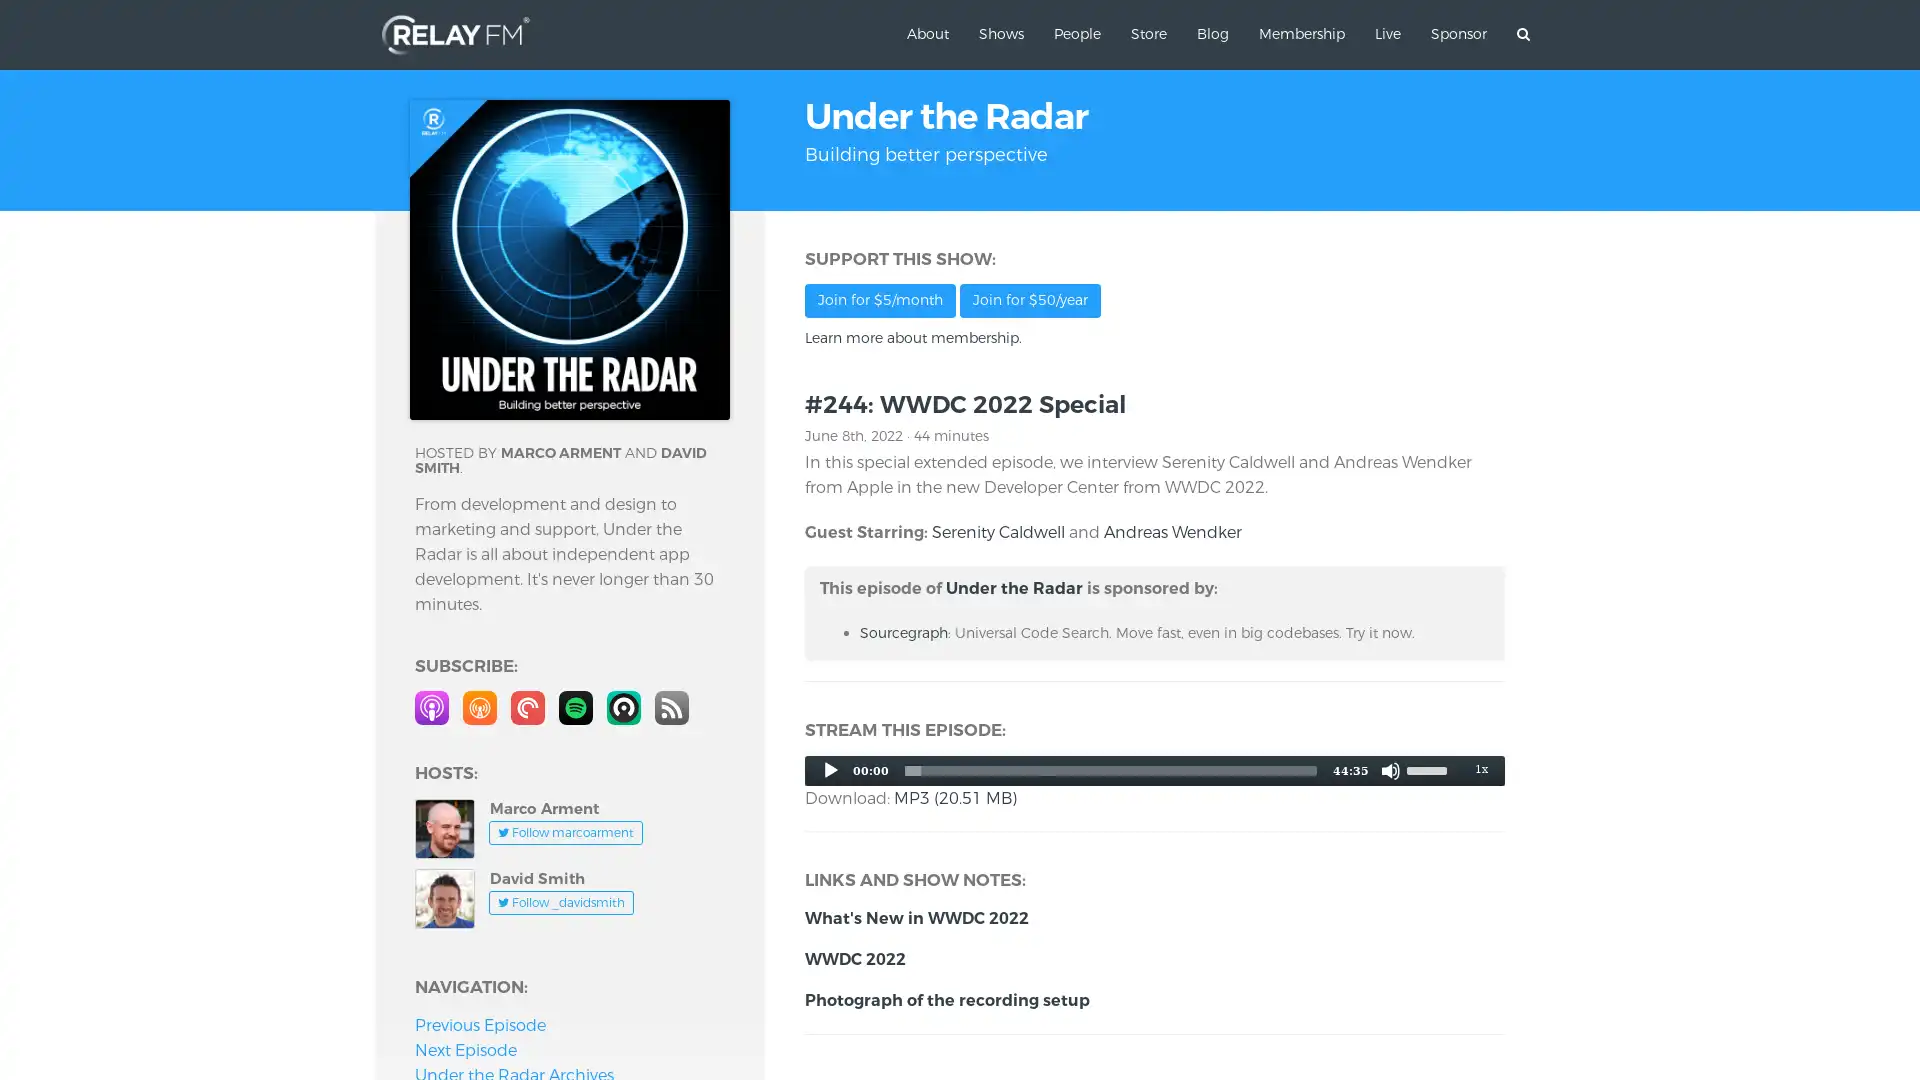  What do you see at coordinates (830, 769) in the screenshot?
I see `Play` at bounding box center [830, 769].